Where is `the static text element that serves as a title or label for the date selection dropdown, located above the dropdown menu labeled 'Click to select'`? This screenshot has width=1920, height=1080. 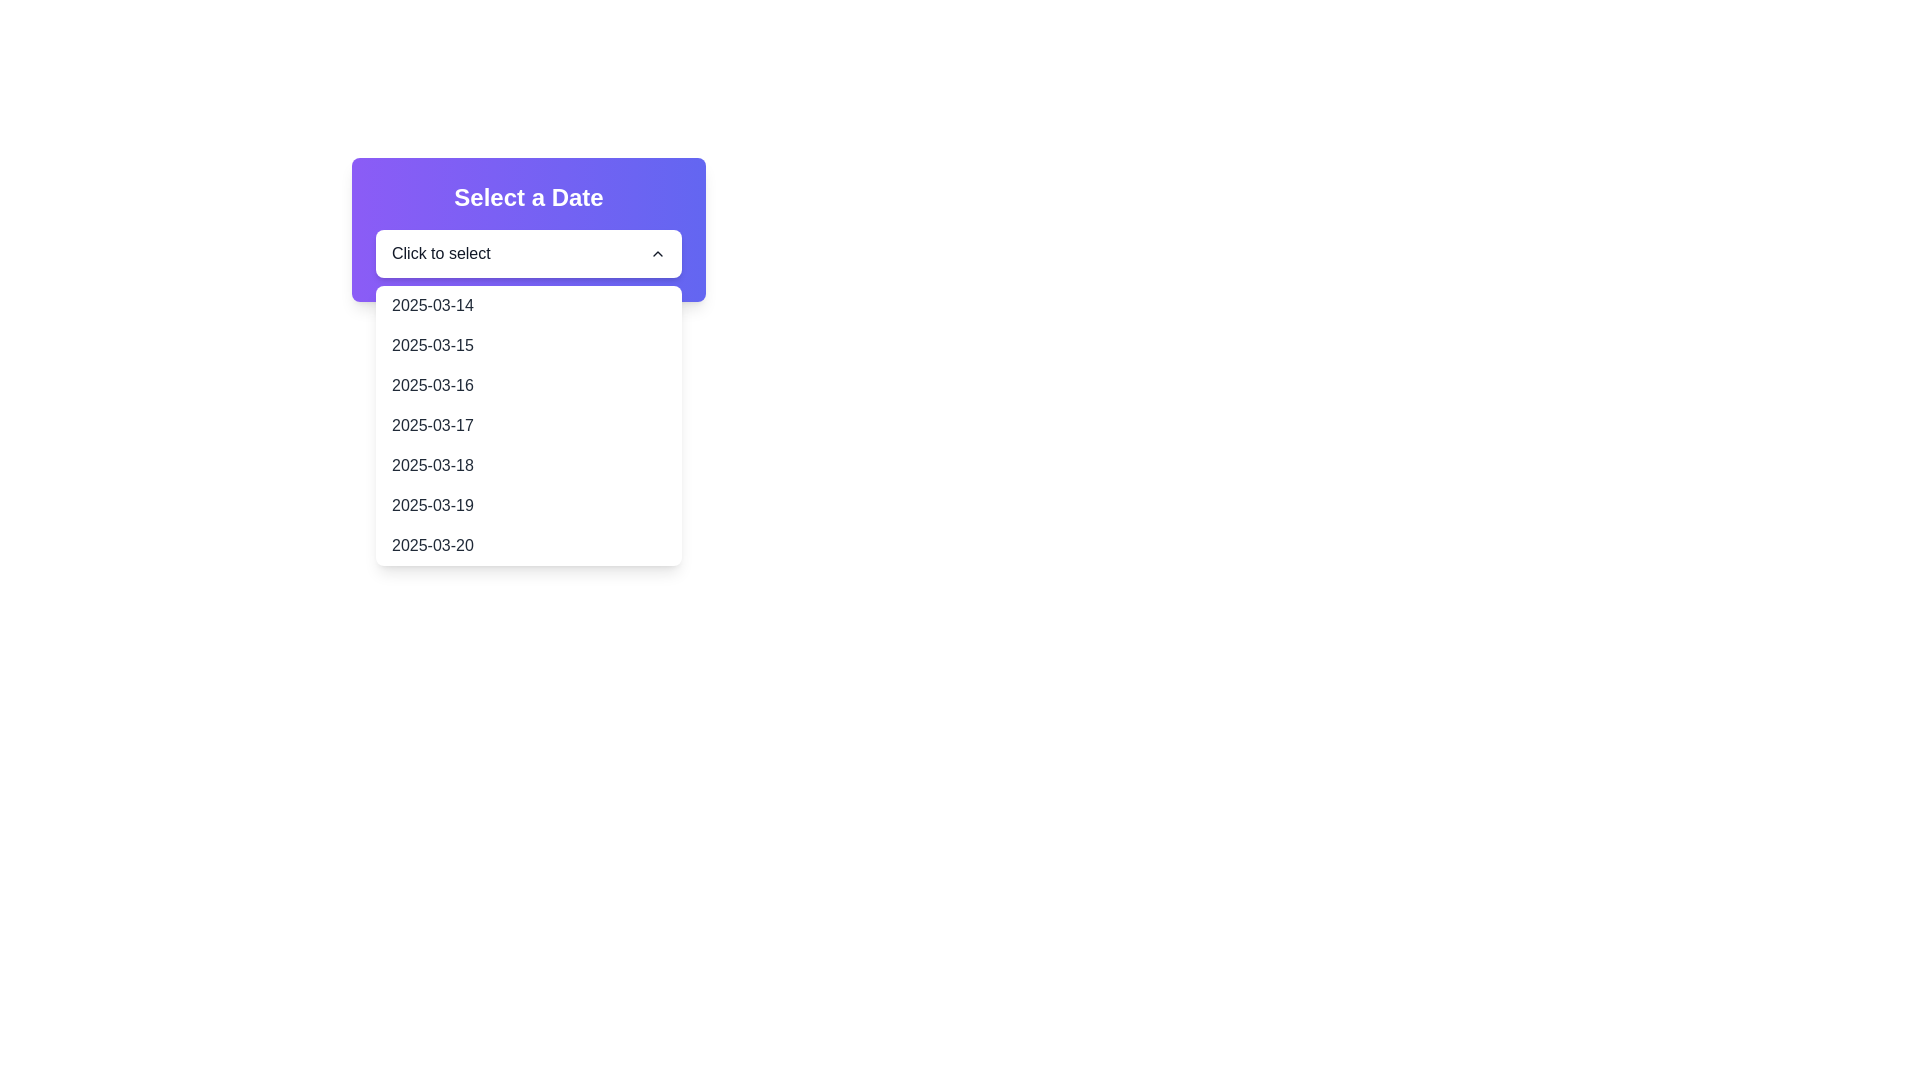
the static text element that serves as a title or label for the date selection dropdown, located above the dropdown menu labeled 'Click to select' is located at coordinates (528, 197).